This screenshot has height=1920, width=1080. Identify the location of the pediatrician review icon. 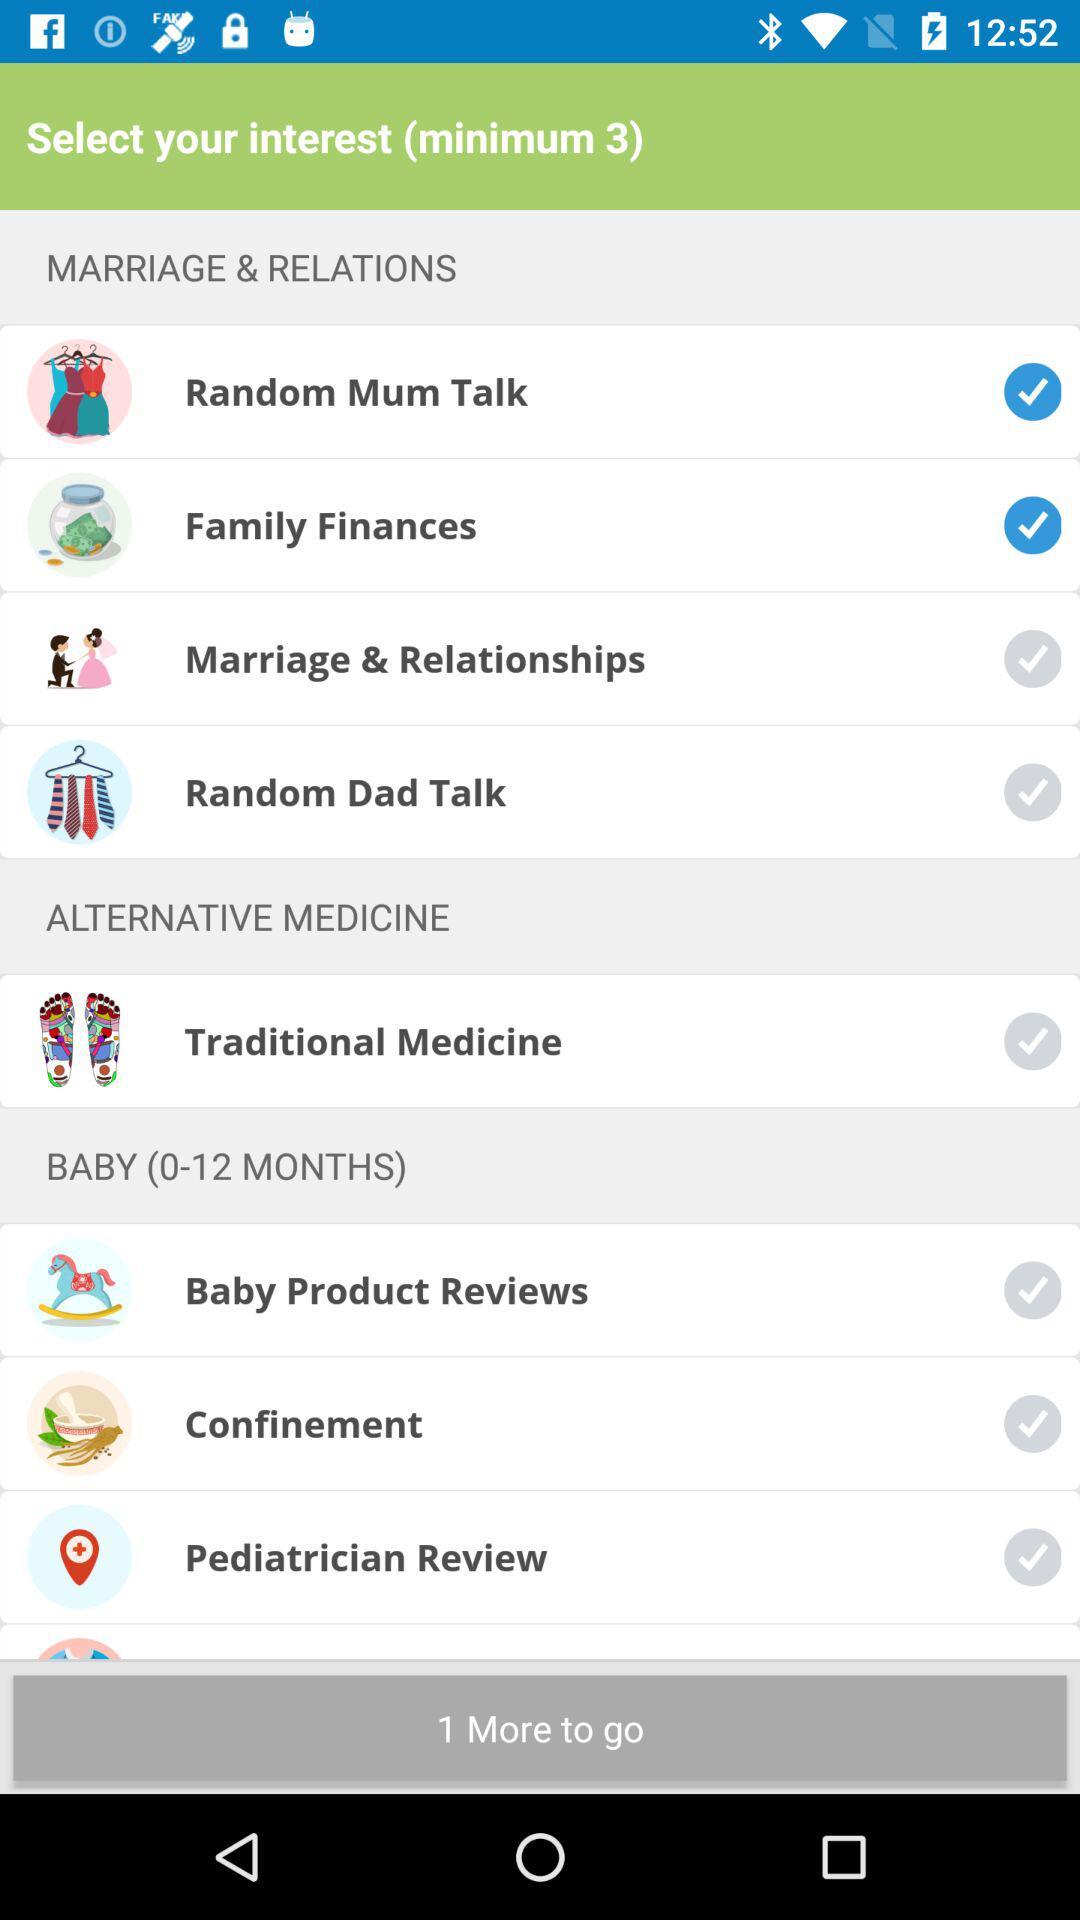
(78, 1556).